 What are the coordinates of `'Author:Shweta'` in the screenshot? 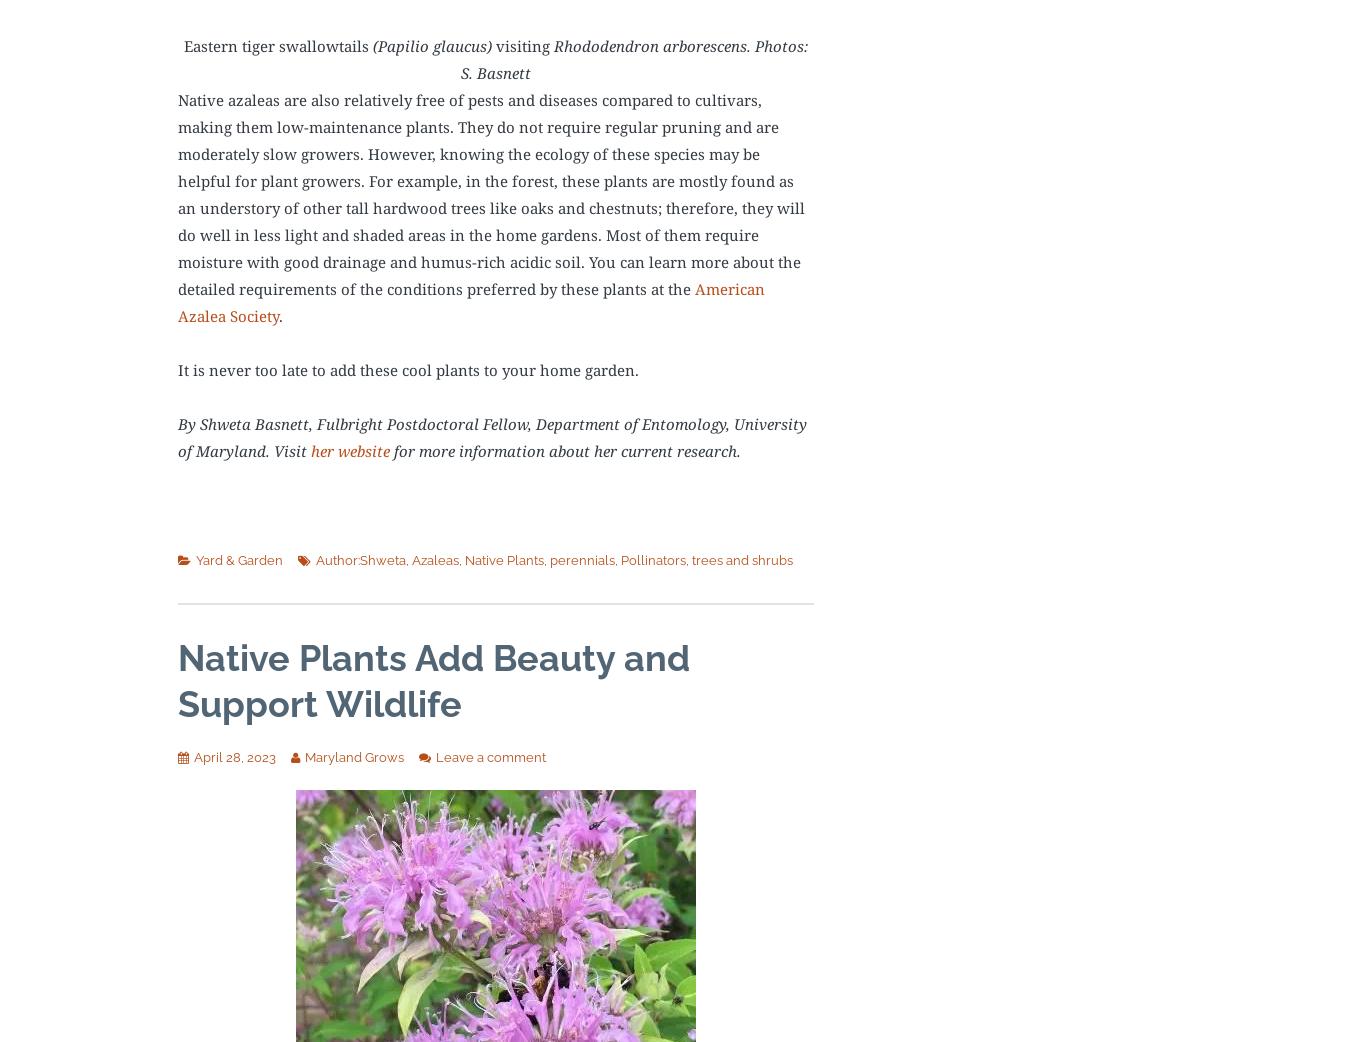 It's located at (360, 559).